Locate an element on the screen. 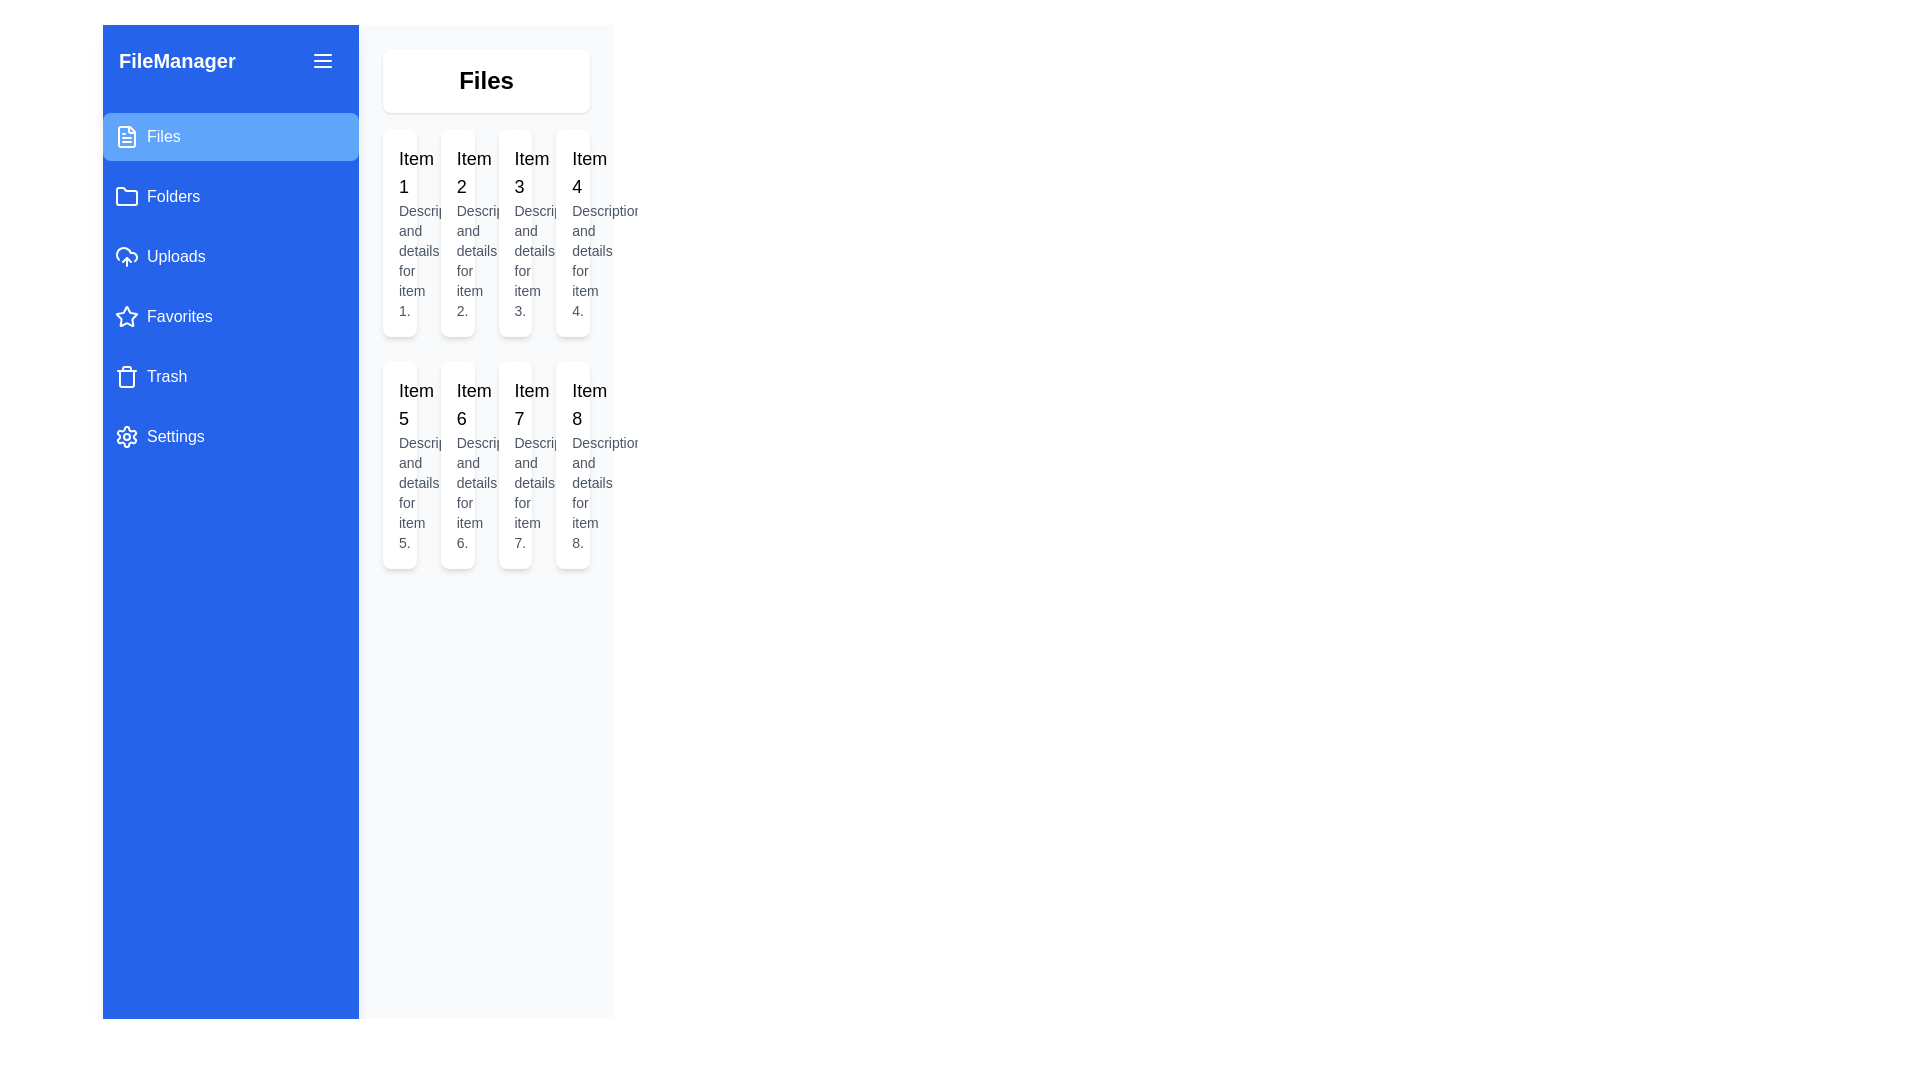 The width and height of the screenshot is (1920, 1080). the Heading element located below the 'FileManager' sidebar in the file management interface to focus on it is located at coordinates (486, 80).